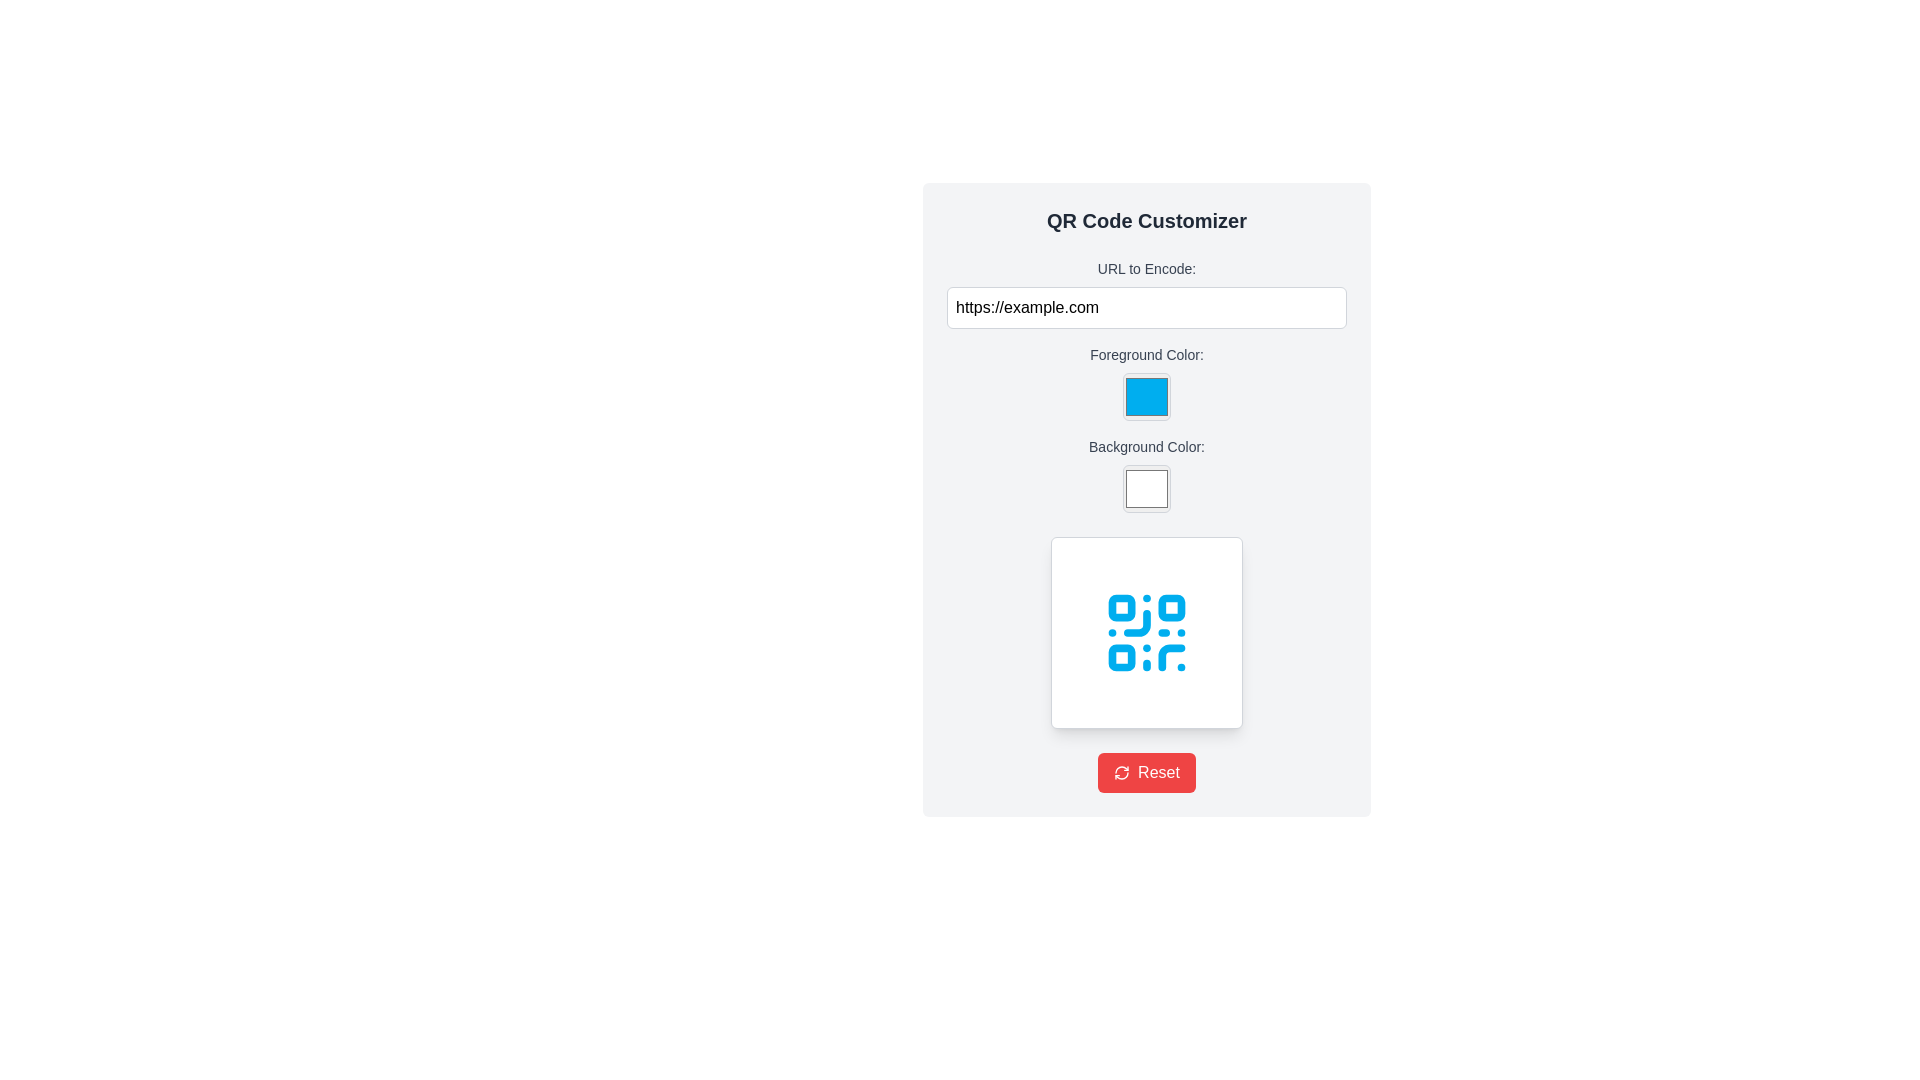 Image resolution: width=1920 pixels, height=1080 pixels. Describe the element at coordinates (1147, 382) in the screenshot. I see `the color picker input field labeled 'Foreground Color:'` at that location.